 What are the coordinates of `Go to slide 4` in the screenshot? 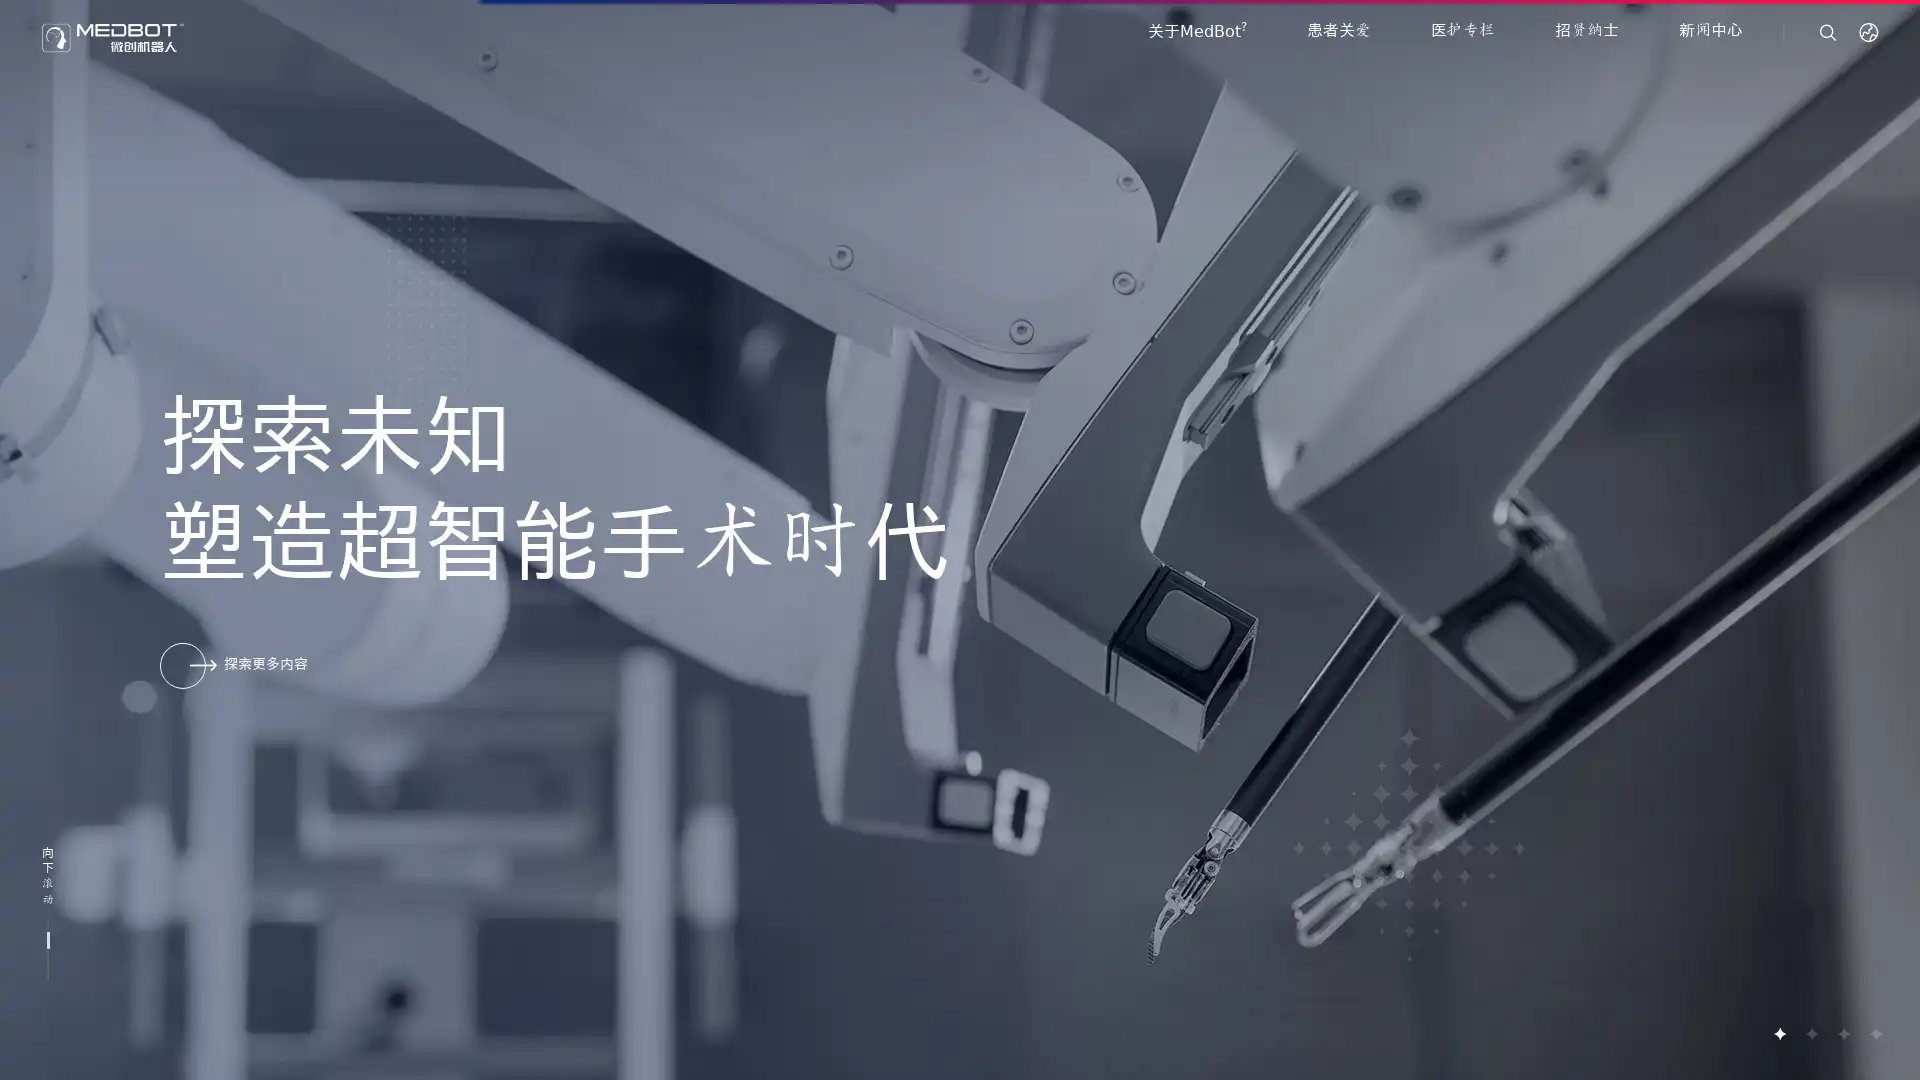 It's located at (1874, 1033).